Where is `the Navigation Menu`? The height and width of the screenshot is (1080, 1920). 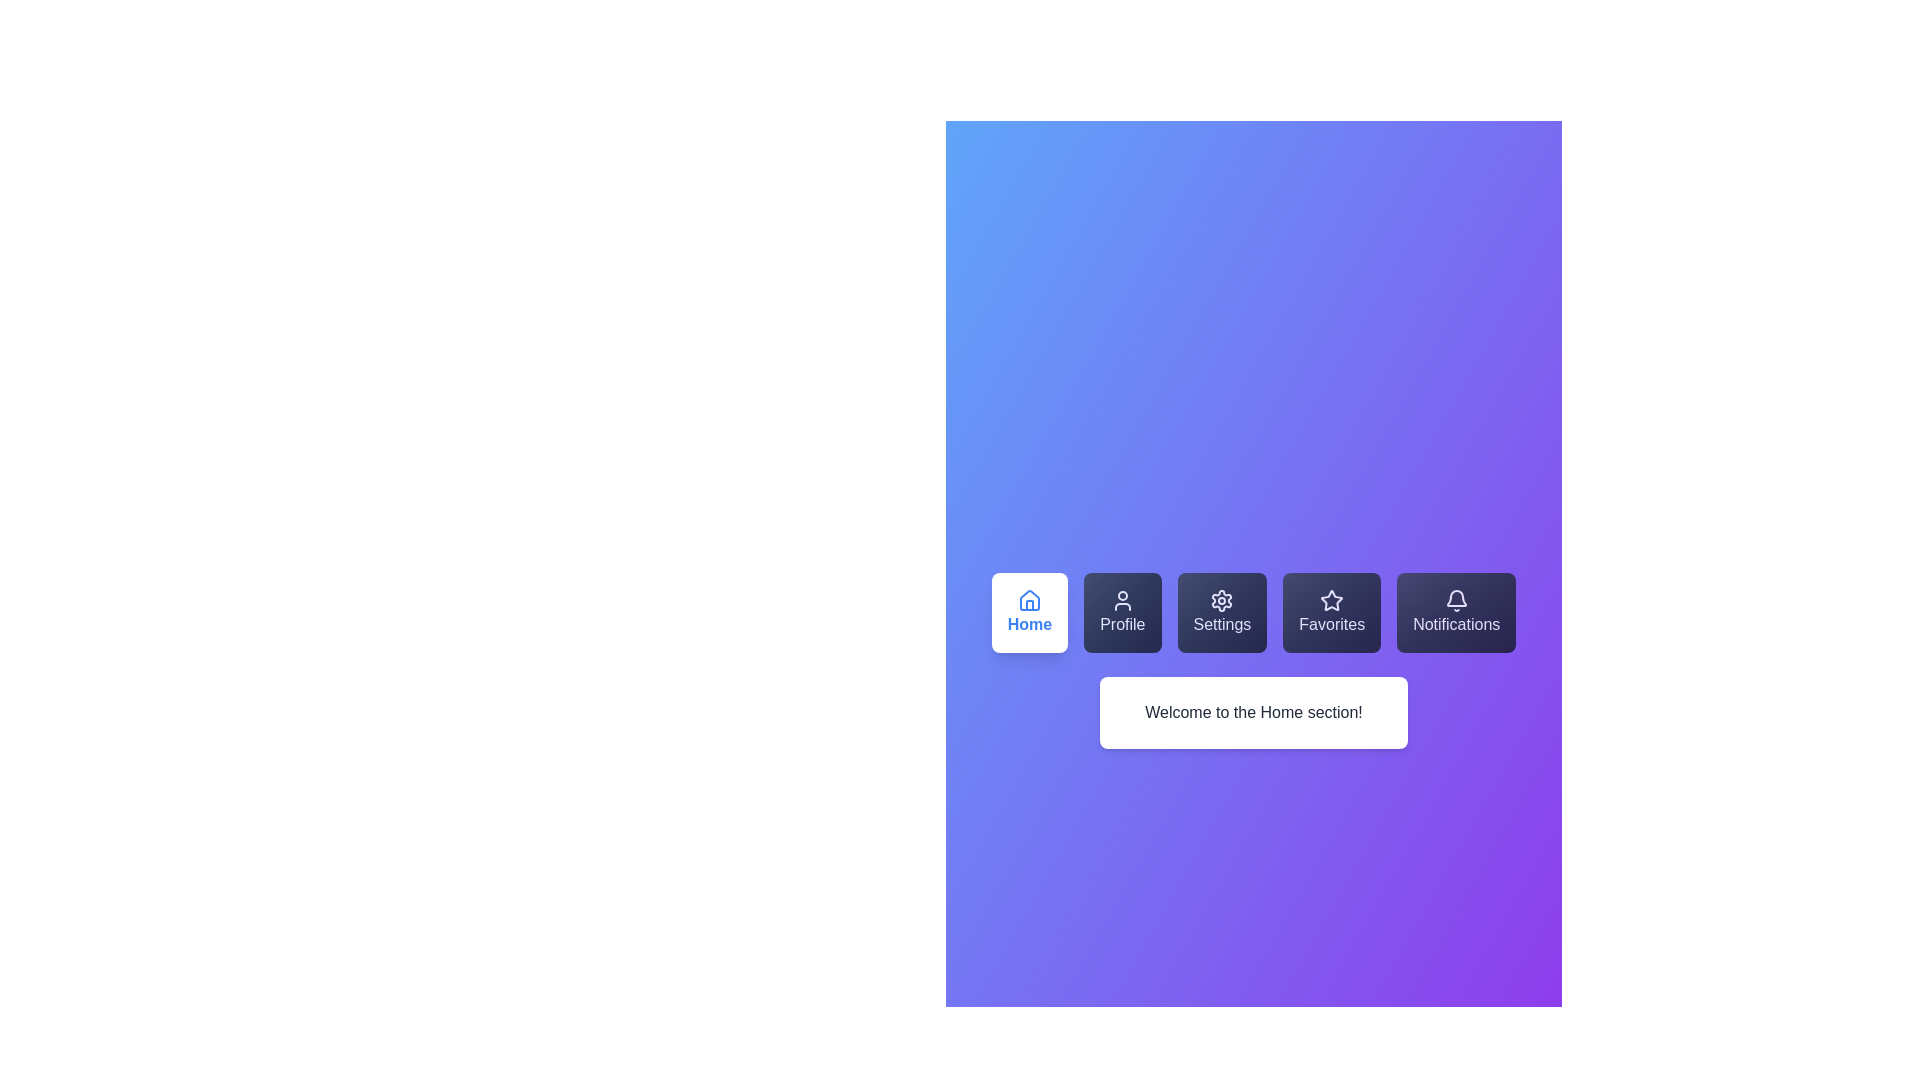
the Navigation Menu is located at coordinates (1252, 612).